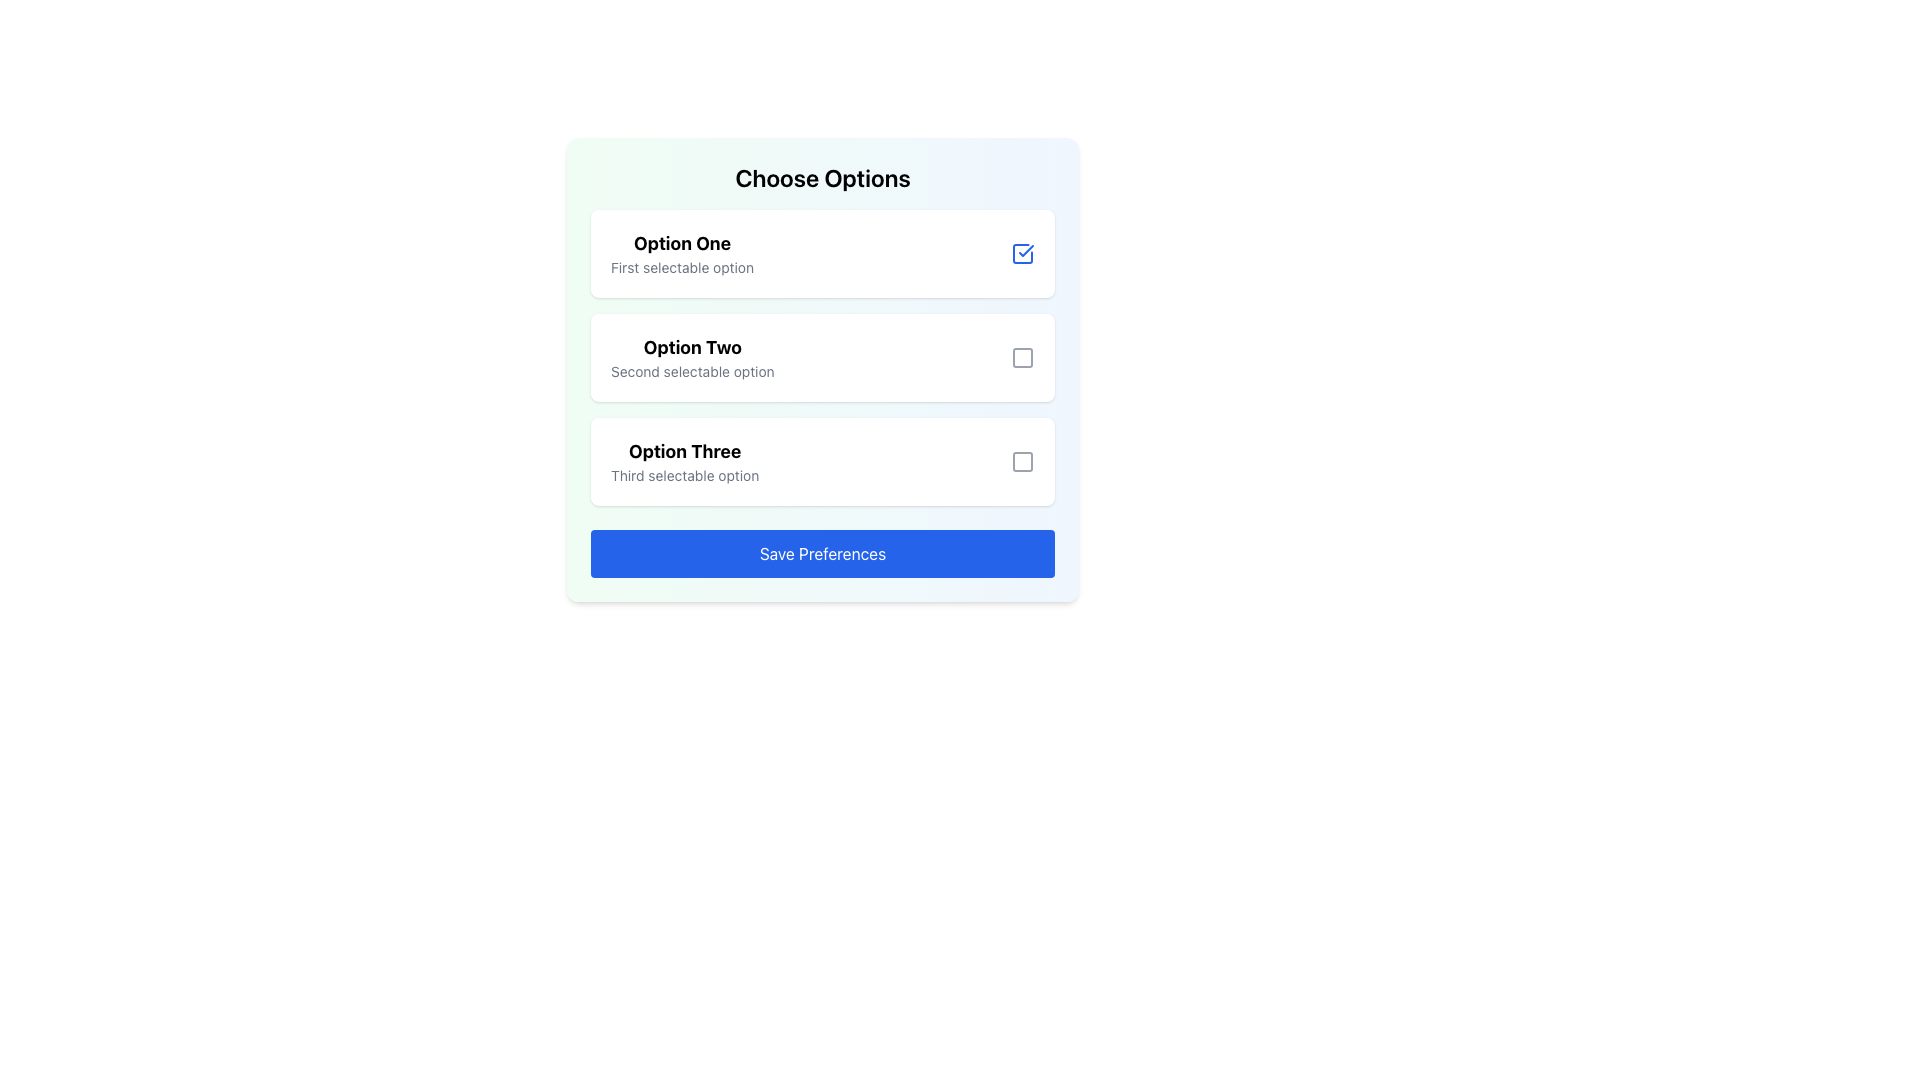 This screenshot has width=1920, height=1080. I want to click on the text label 'Option Three', which is bold and part of a selectable option group, positioned below 'Option Two' and above the 'Save Preferences' button, so click(685, 451).